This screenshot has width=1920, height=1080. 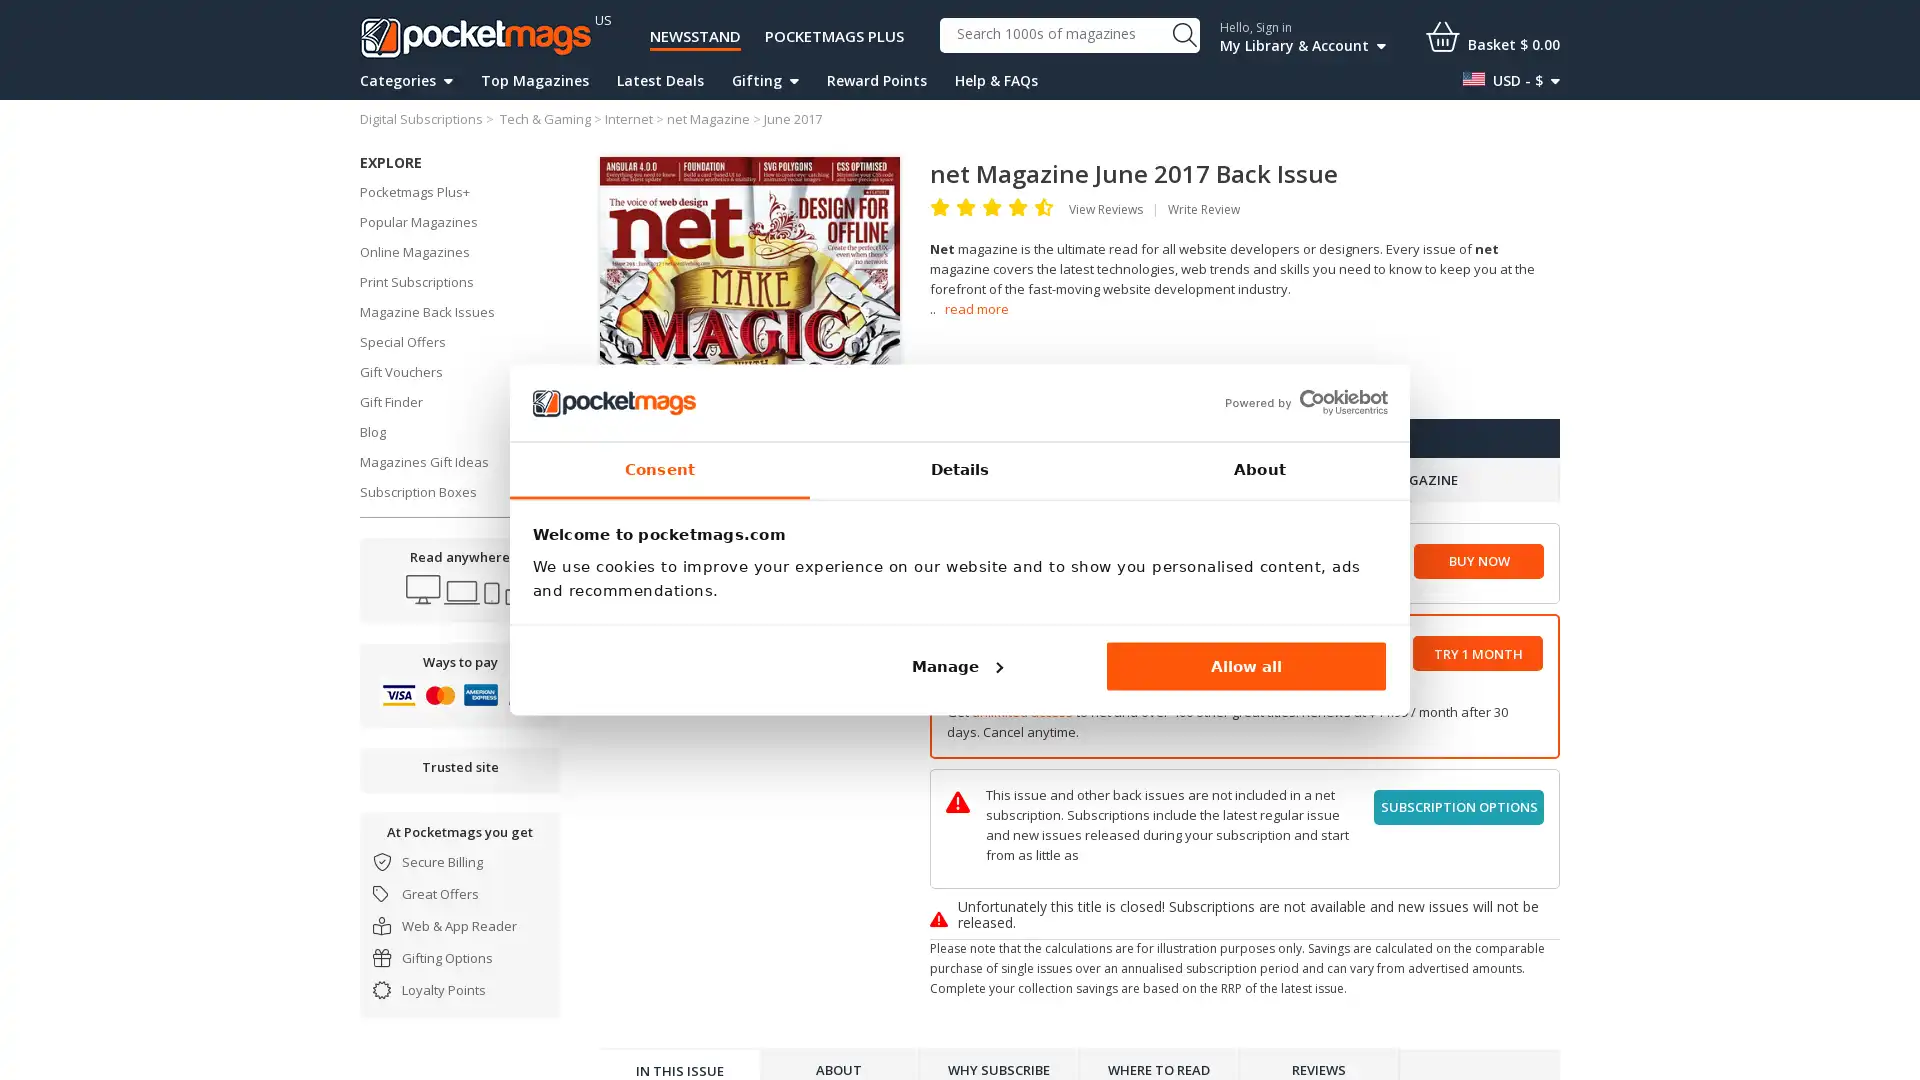 What do you see at coordinates (1511, 80) in the screenshot?
I see `United States   USD - $` at bounding box center [1511, 80].